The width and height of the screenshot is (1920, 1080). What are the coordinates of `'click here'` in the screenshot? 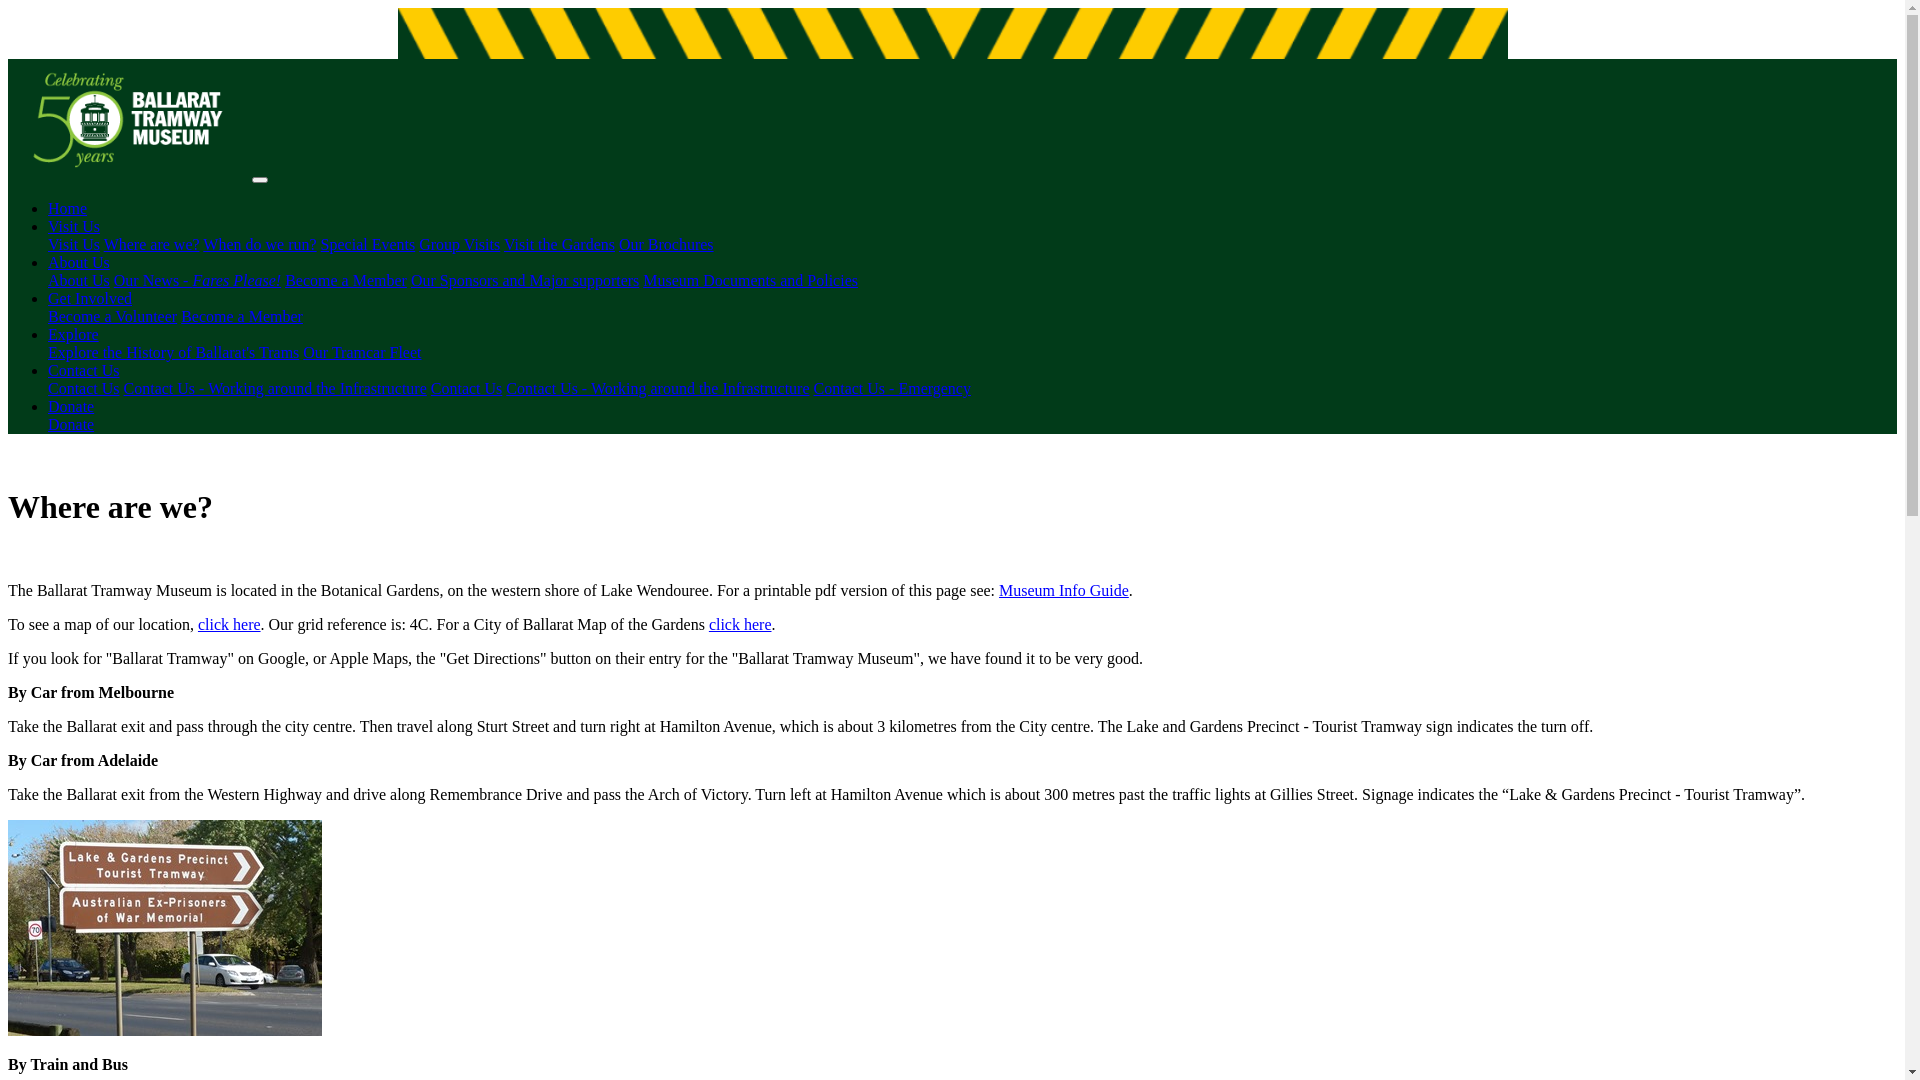 It's located at (739, 623).